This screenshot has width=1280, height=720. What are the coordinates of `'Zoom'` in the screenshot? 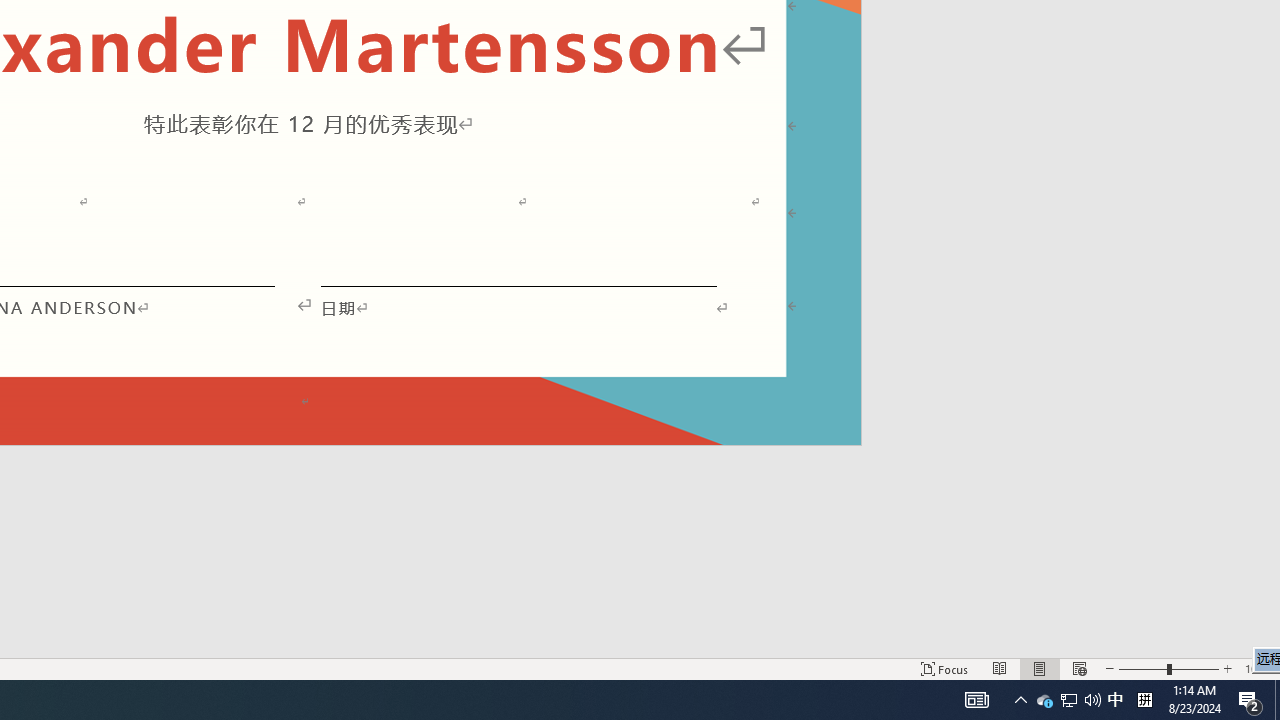 It's located at (1168, 669).